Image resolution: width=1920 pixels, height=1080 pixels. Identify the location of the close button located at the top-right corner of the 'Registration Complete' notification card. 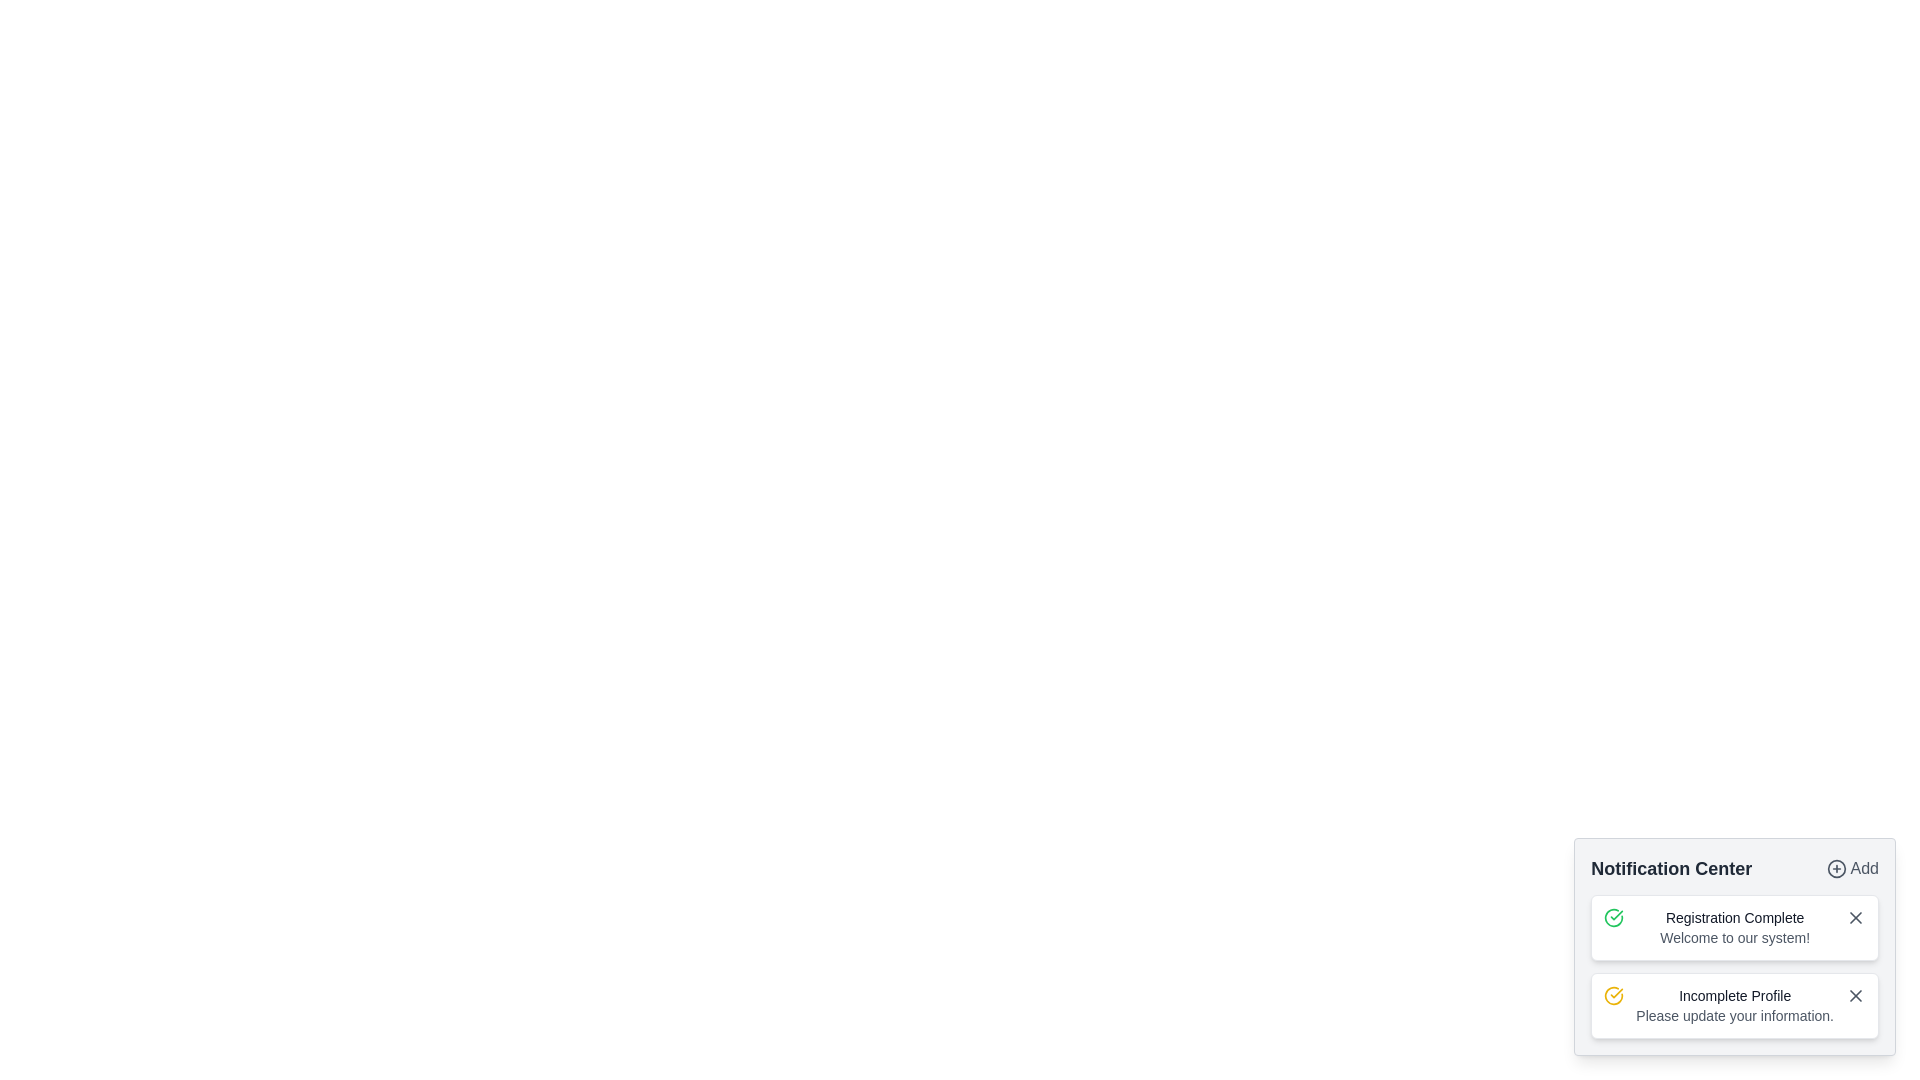
(1855, 918).